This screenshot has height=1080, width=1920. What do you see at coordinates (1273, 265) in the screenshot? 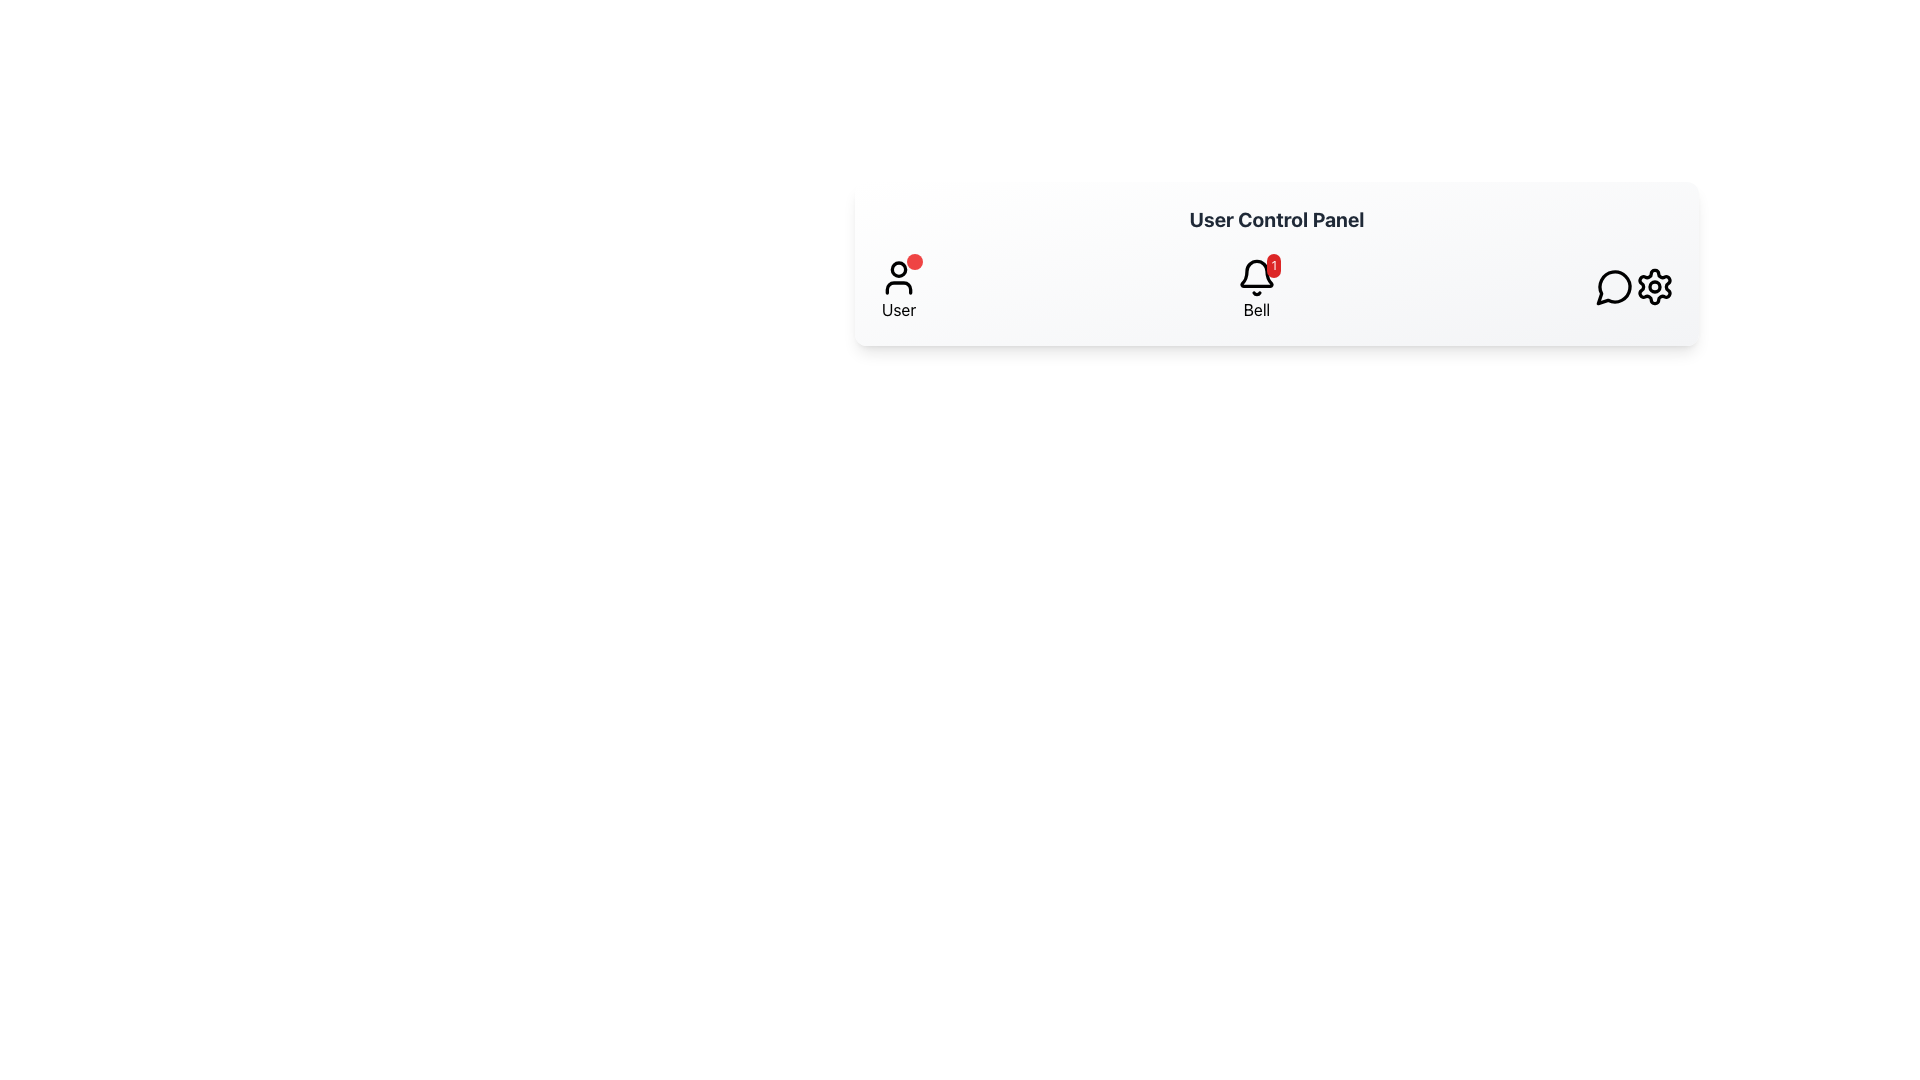
I see `the Notification Badge element, which is a circular badge with a red background and a white number '1' centered inside, positioned at the top-right corner of the bell icon in the navigation bar` at bounding box center [1273, 265].